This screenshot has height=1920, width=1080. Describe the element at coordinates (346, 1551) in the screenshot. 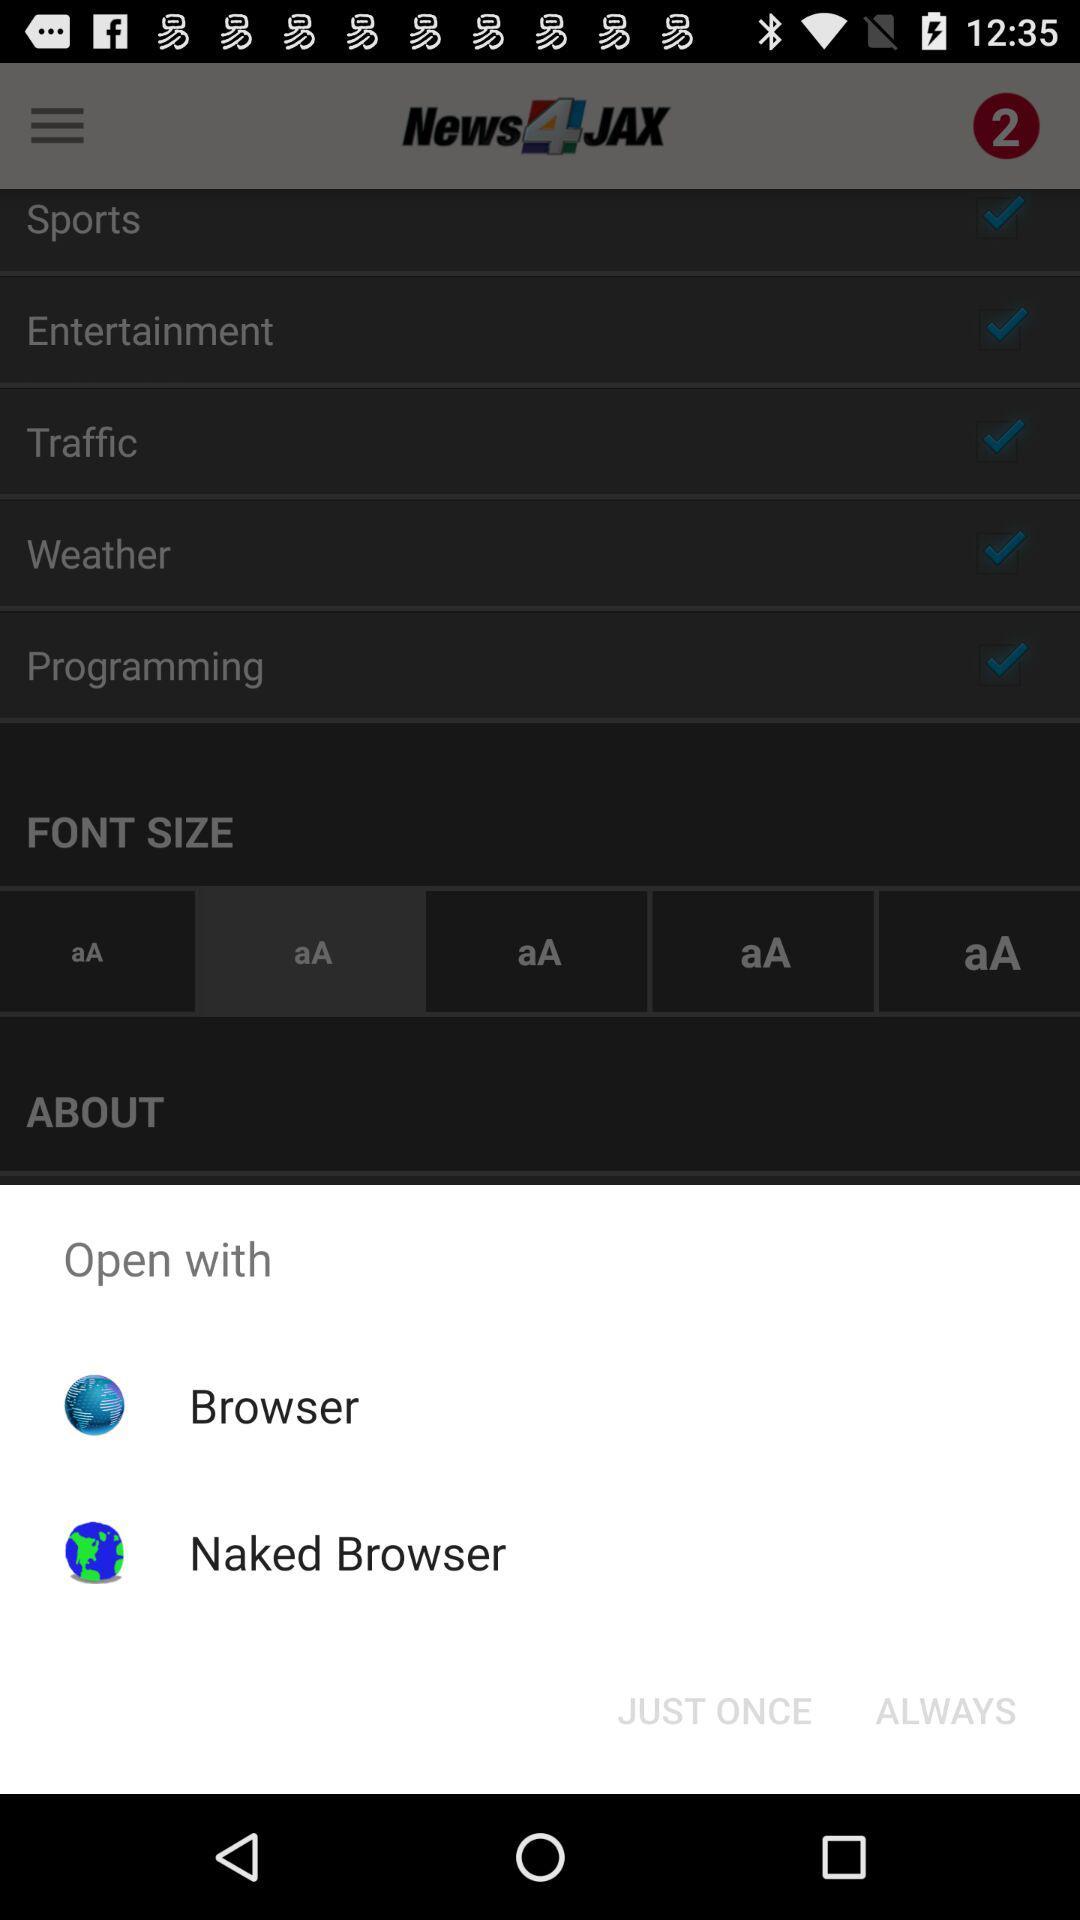

I see `item below browser app` at that location.